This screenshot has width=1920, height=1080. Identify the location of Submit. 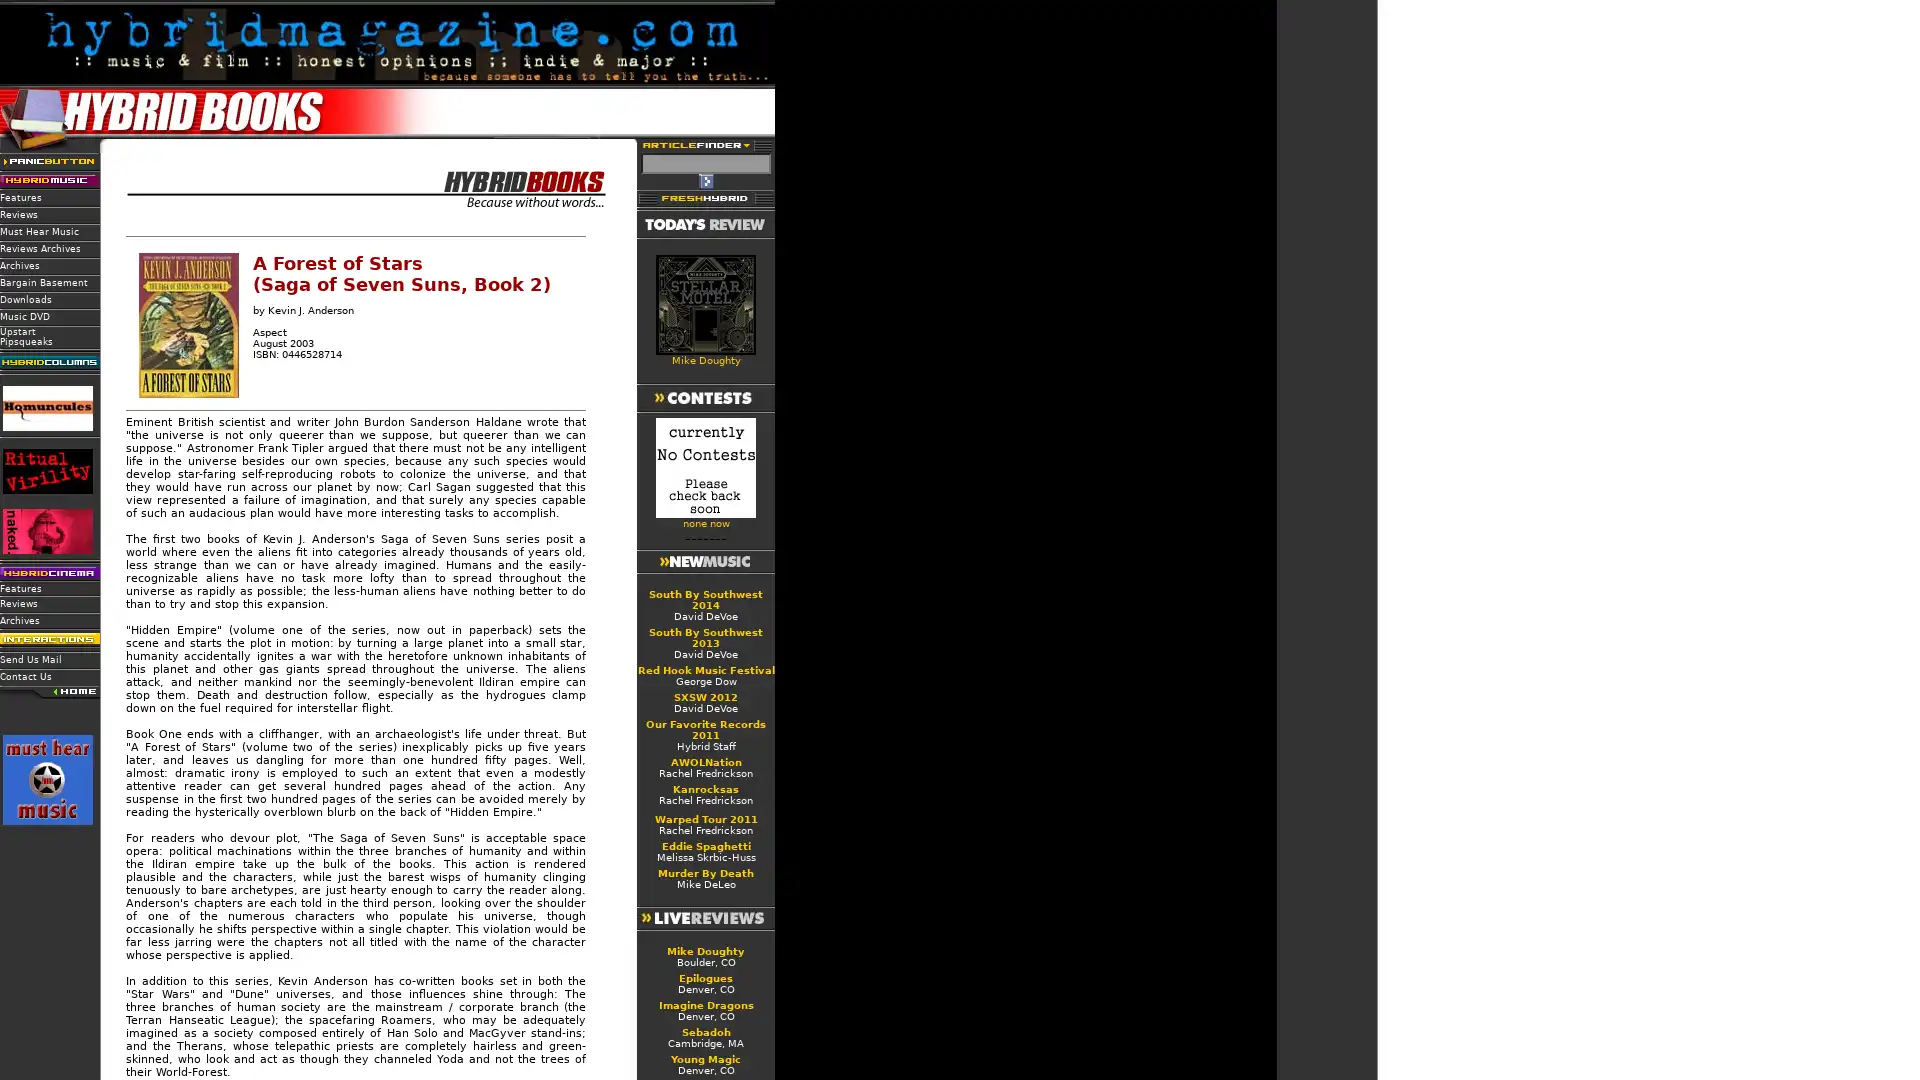
(705, 181).